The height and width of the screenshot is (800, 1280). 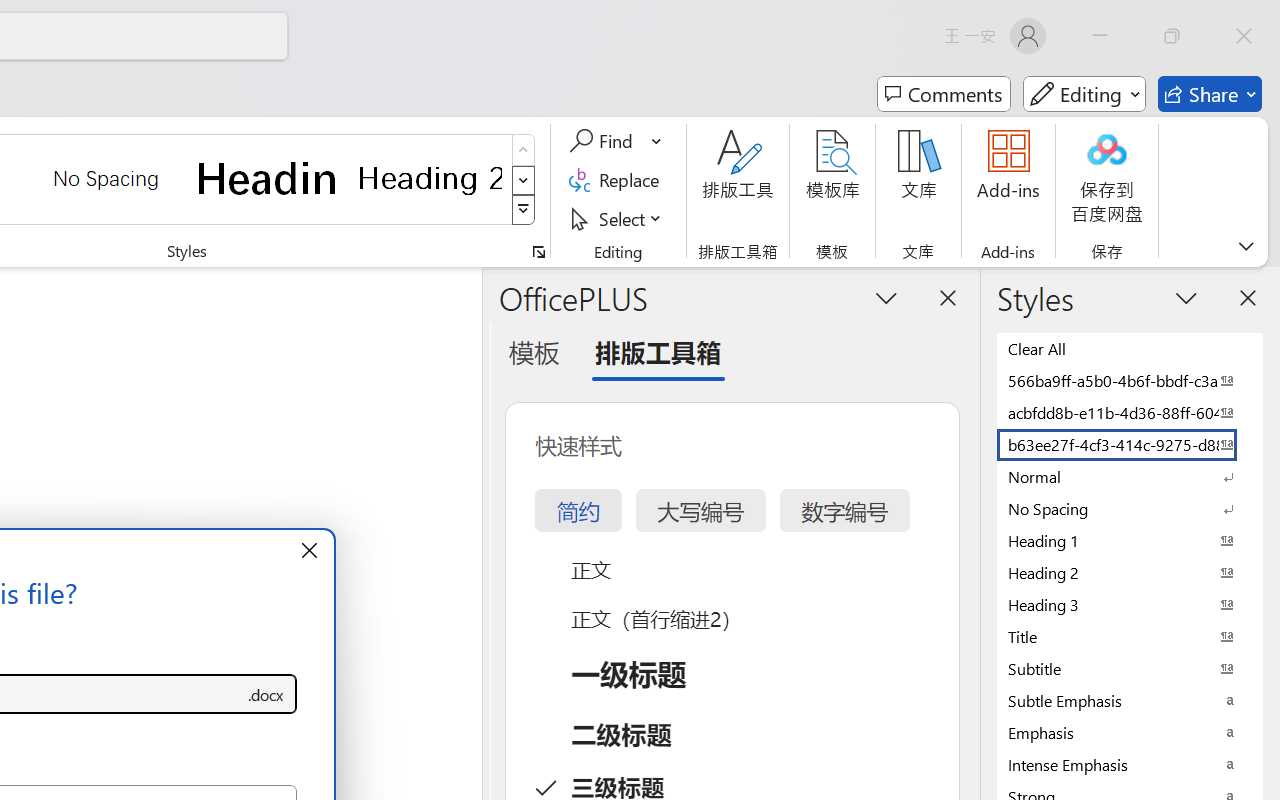 I want to click on 'Subtle Emphasis', so click(x=1130, y=700).